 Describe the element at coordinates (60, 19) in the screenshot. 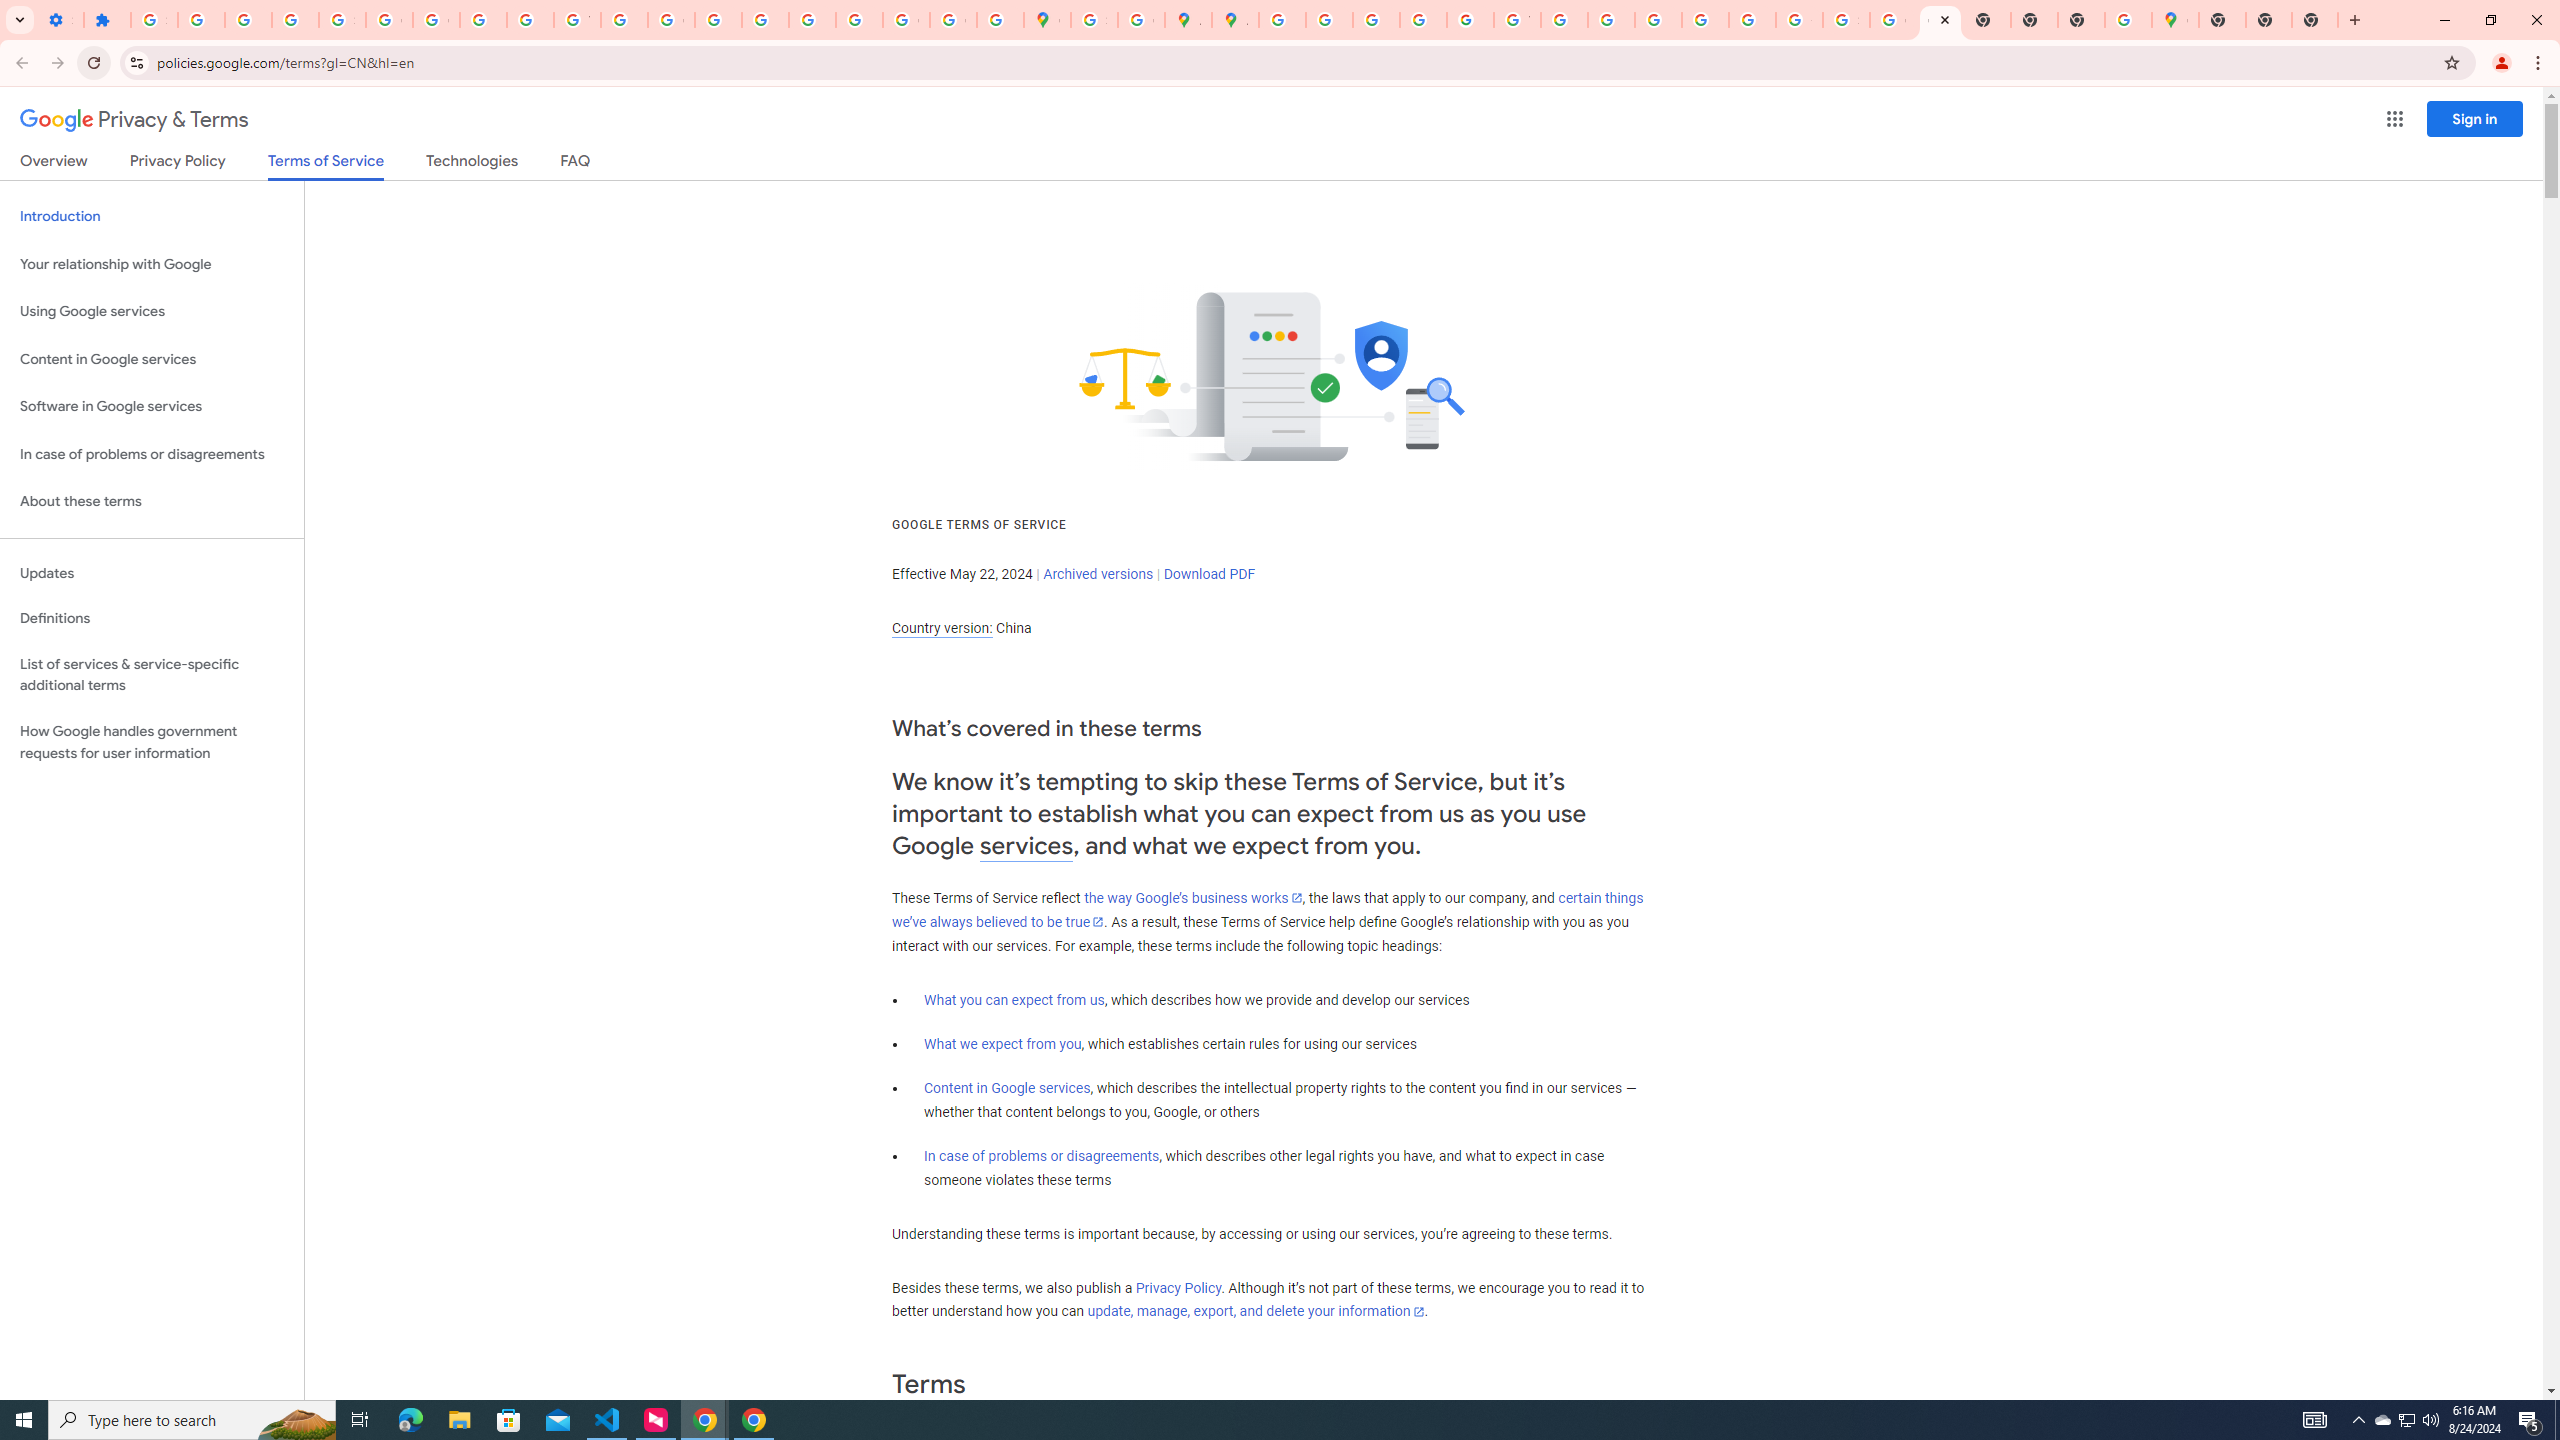

I see `'Settings - On startup'` at that location.